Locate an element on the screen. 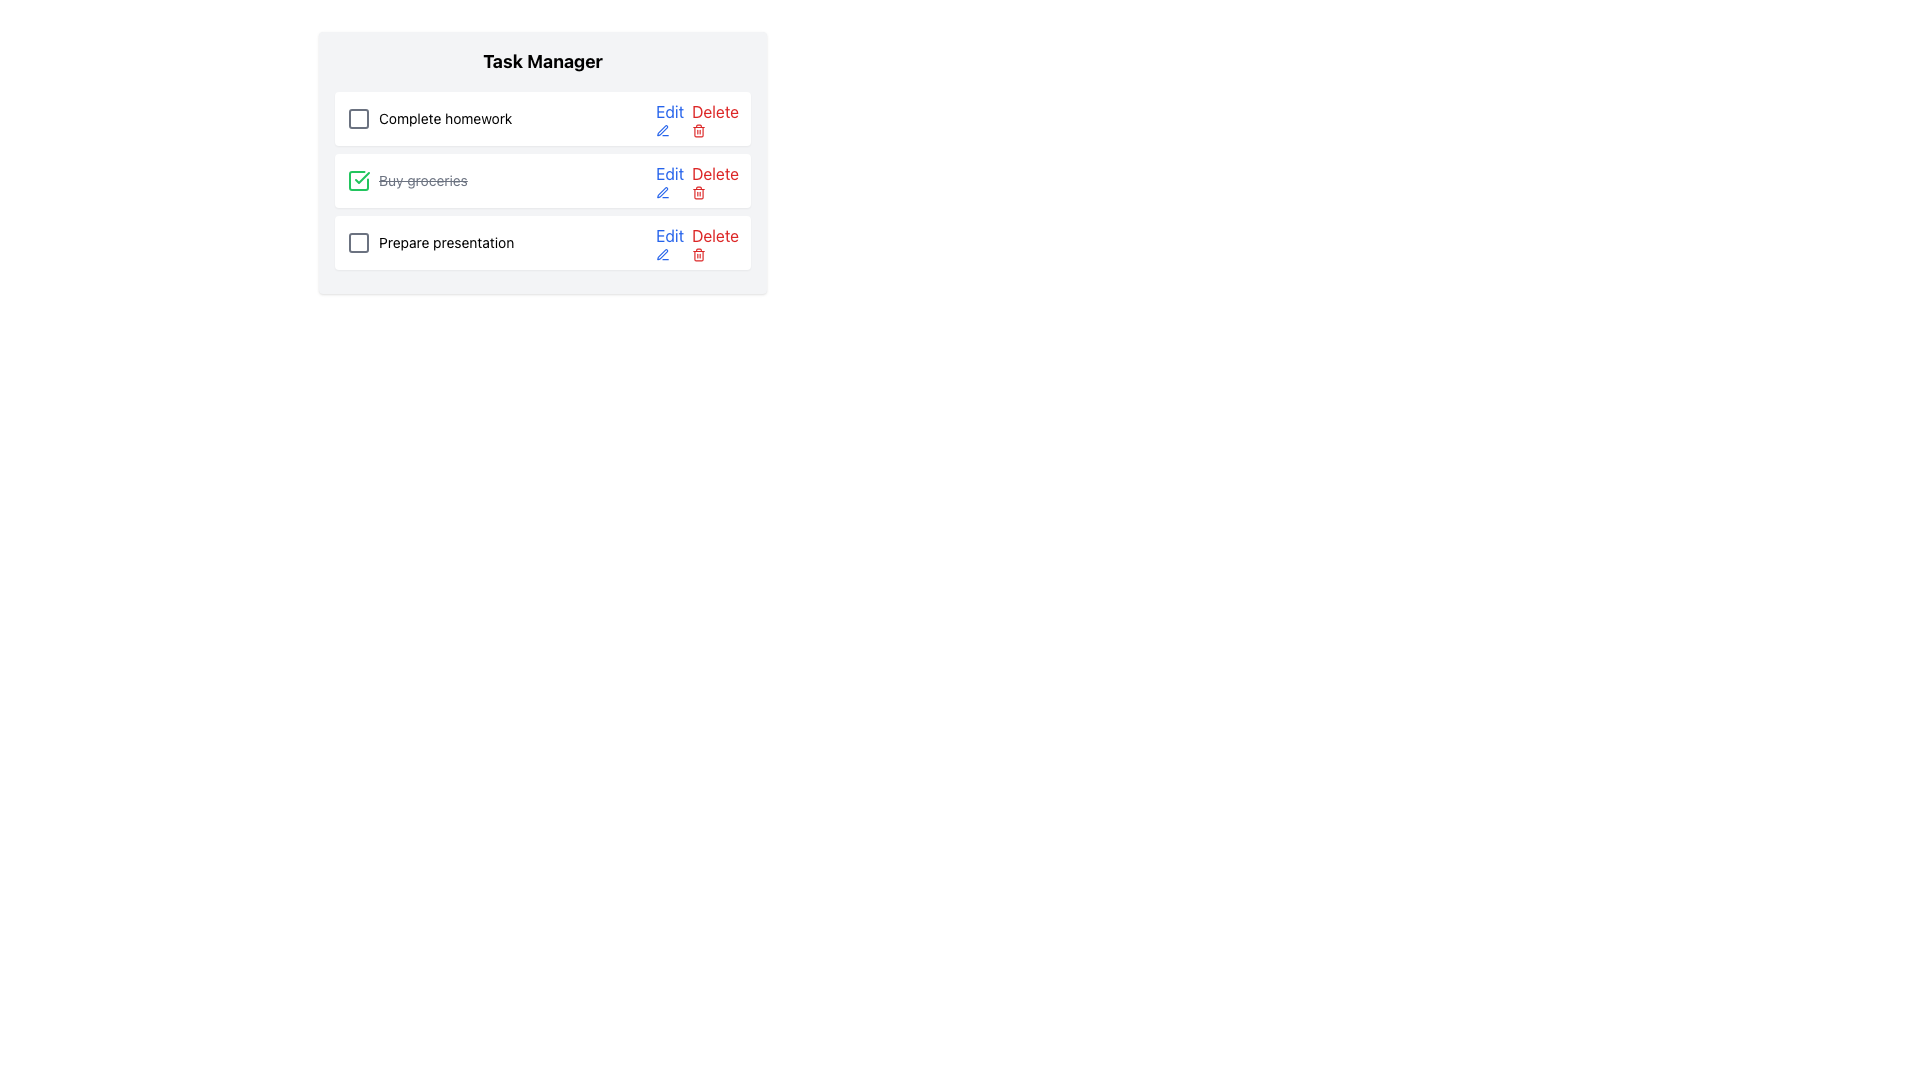 The width and height of the screenshot is (1920, 1080). the text element displaying 'Buy groceries' which is marked as done with a strikethrough effect and gray coloring in the 'Task Manager' interface is located at coordinates (422, 181).